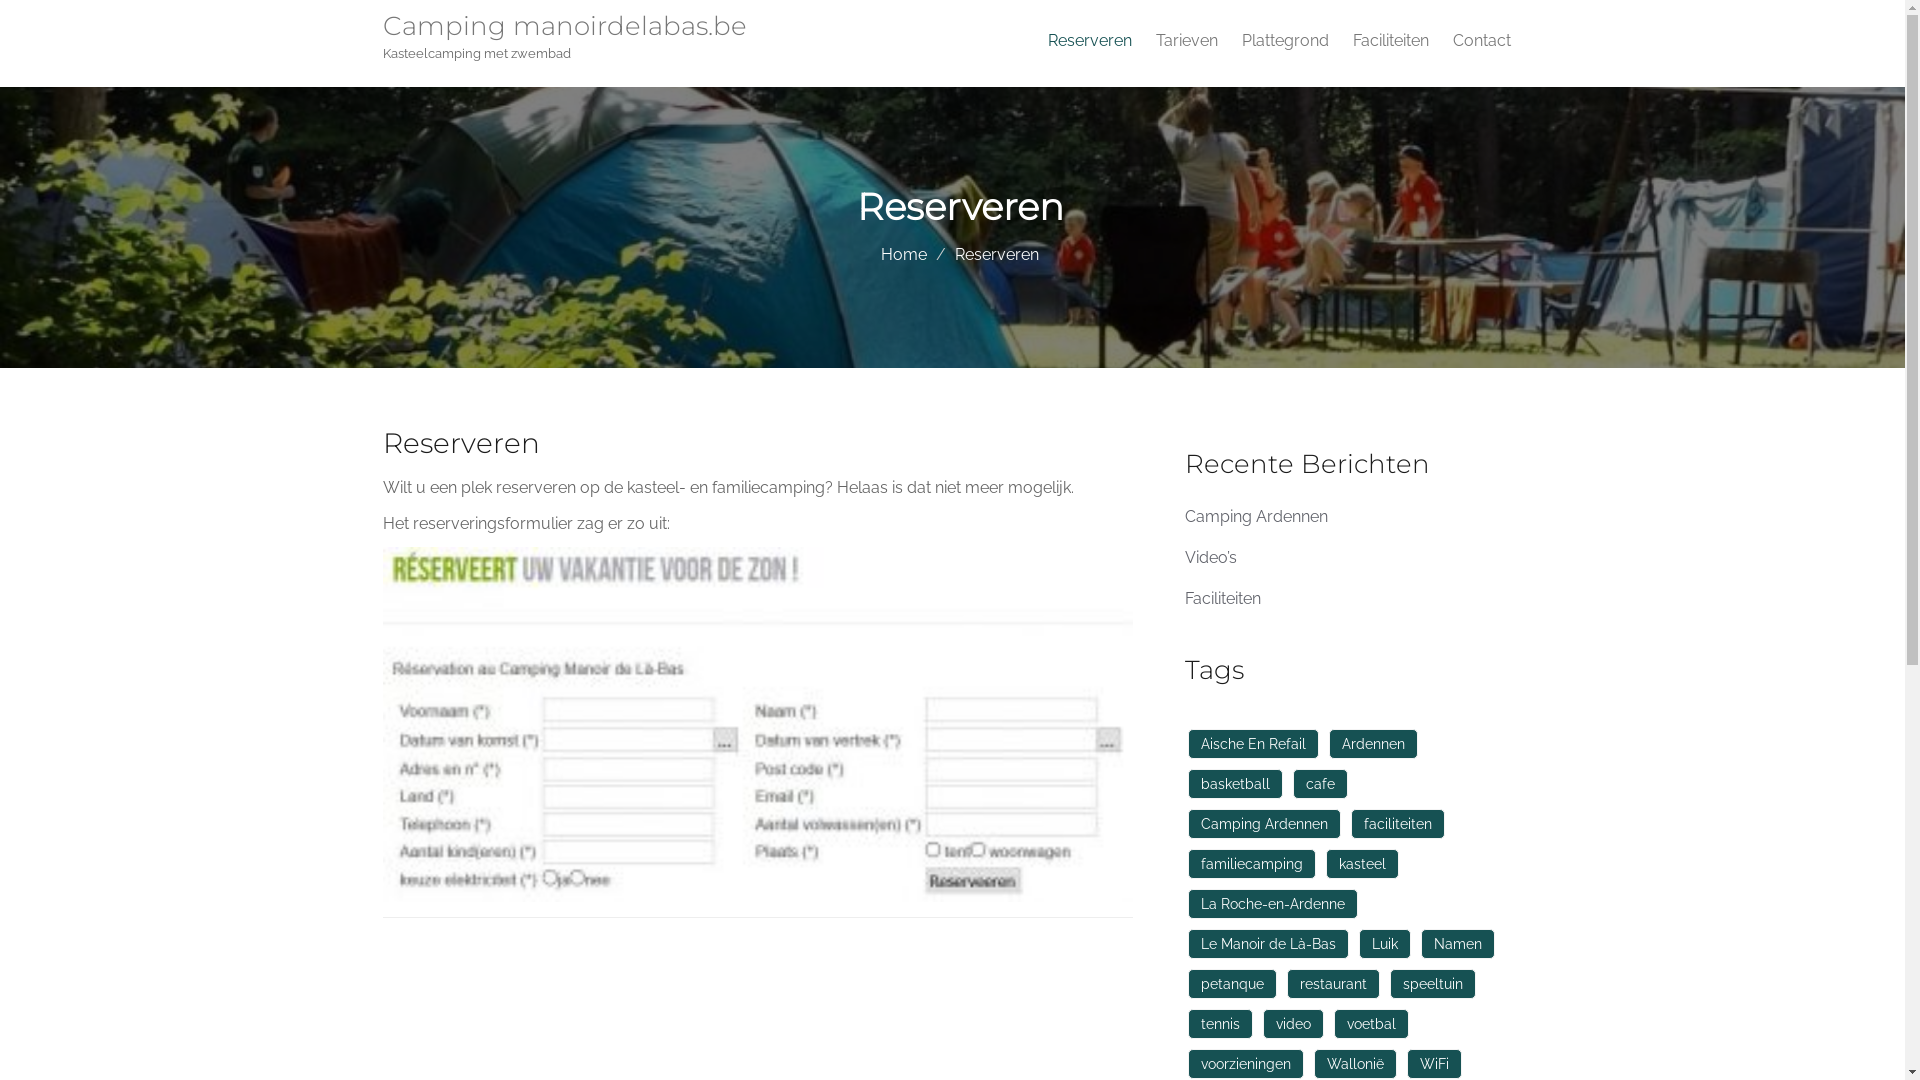  I want to click on 'Camping manoirdelabas.be', so click(570, 30).